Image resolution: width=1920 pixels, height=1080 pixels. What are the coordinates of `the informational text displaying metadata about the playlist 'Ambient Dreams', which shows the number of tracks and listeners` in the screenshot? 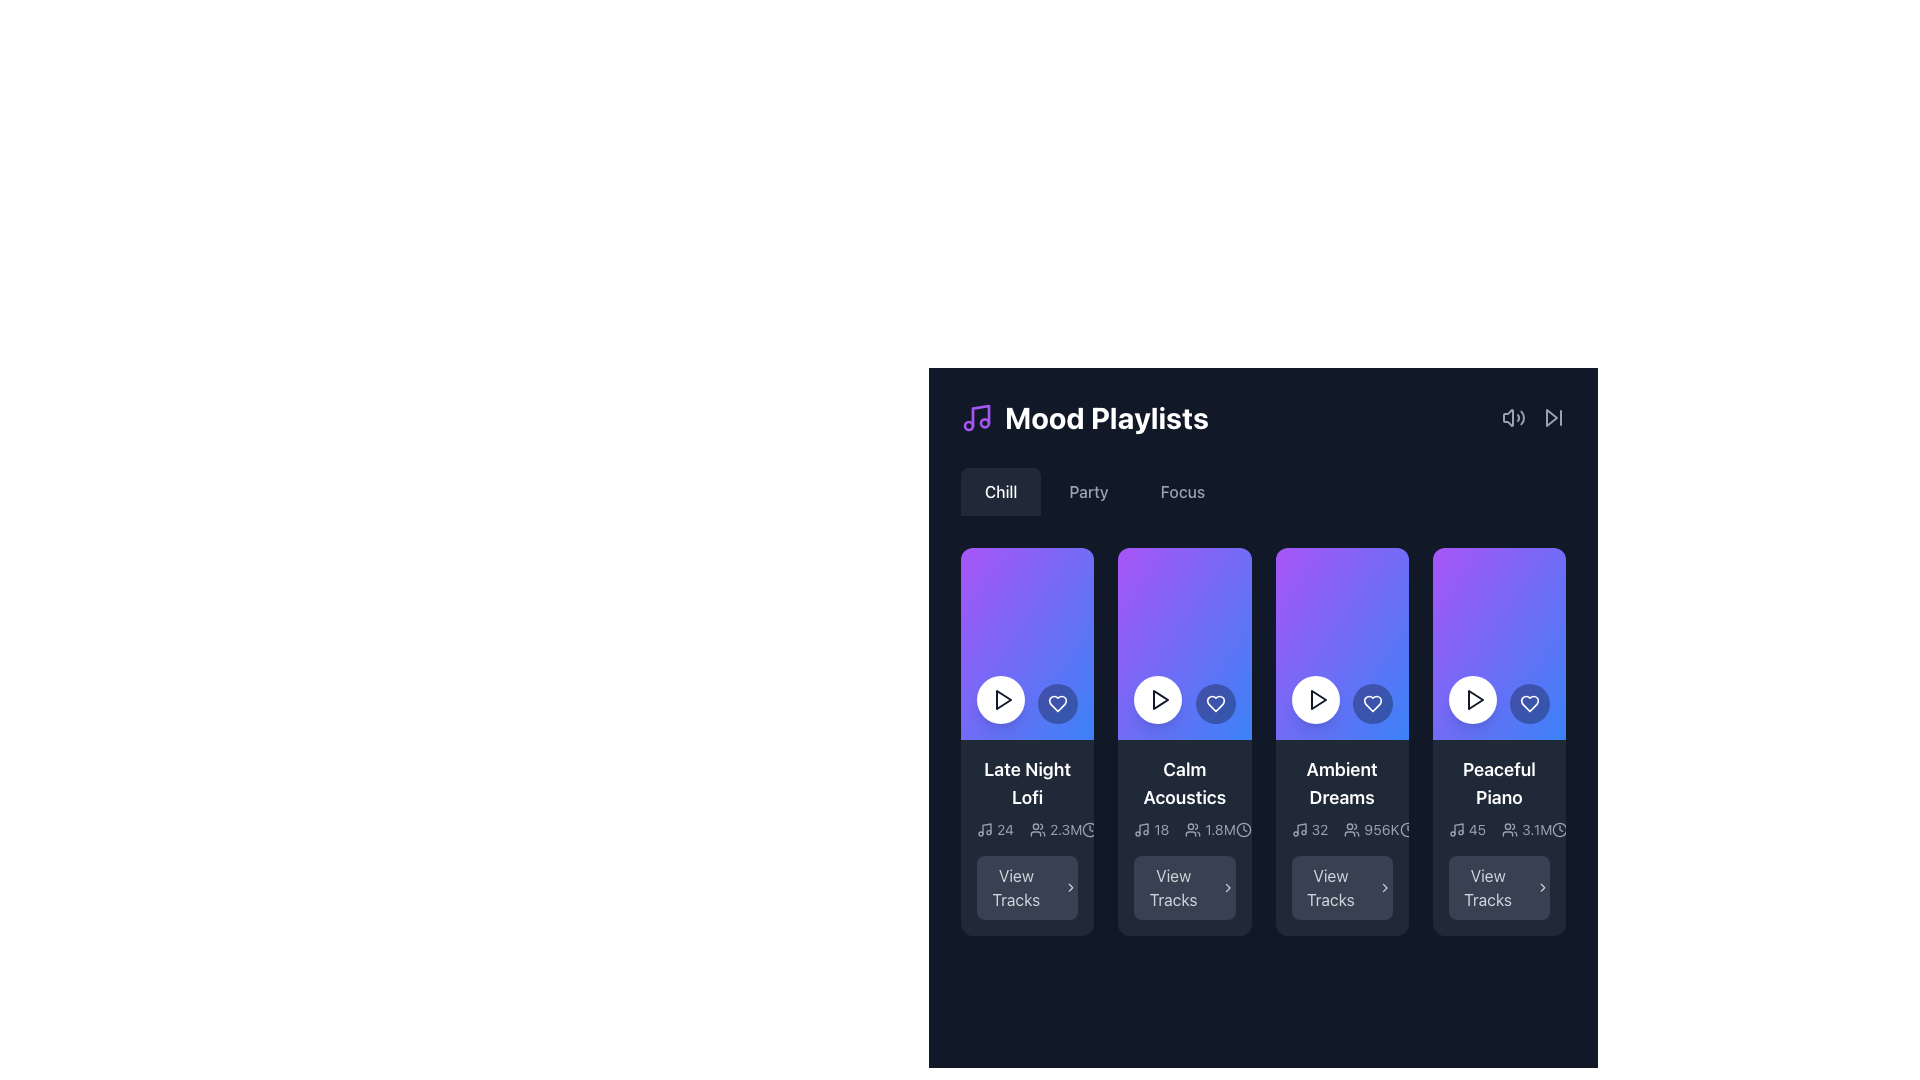 It's located at (1345, 829).